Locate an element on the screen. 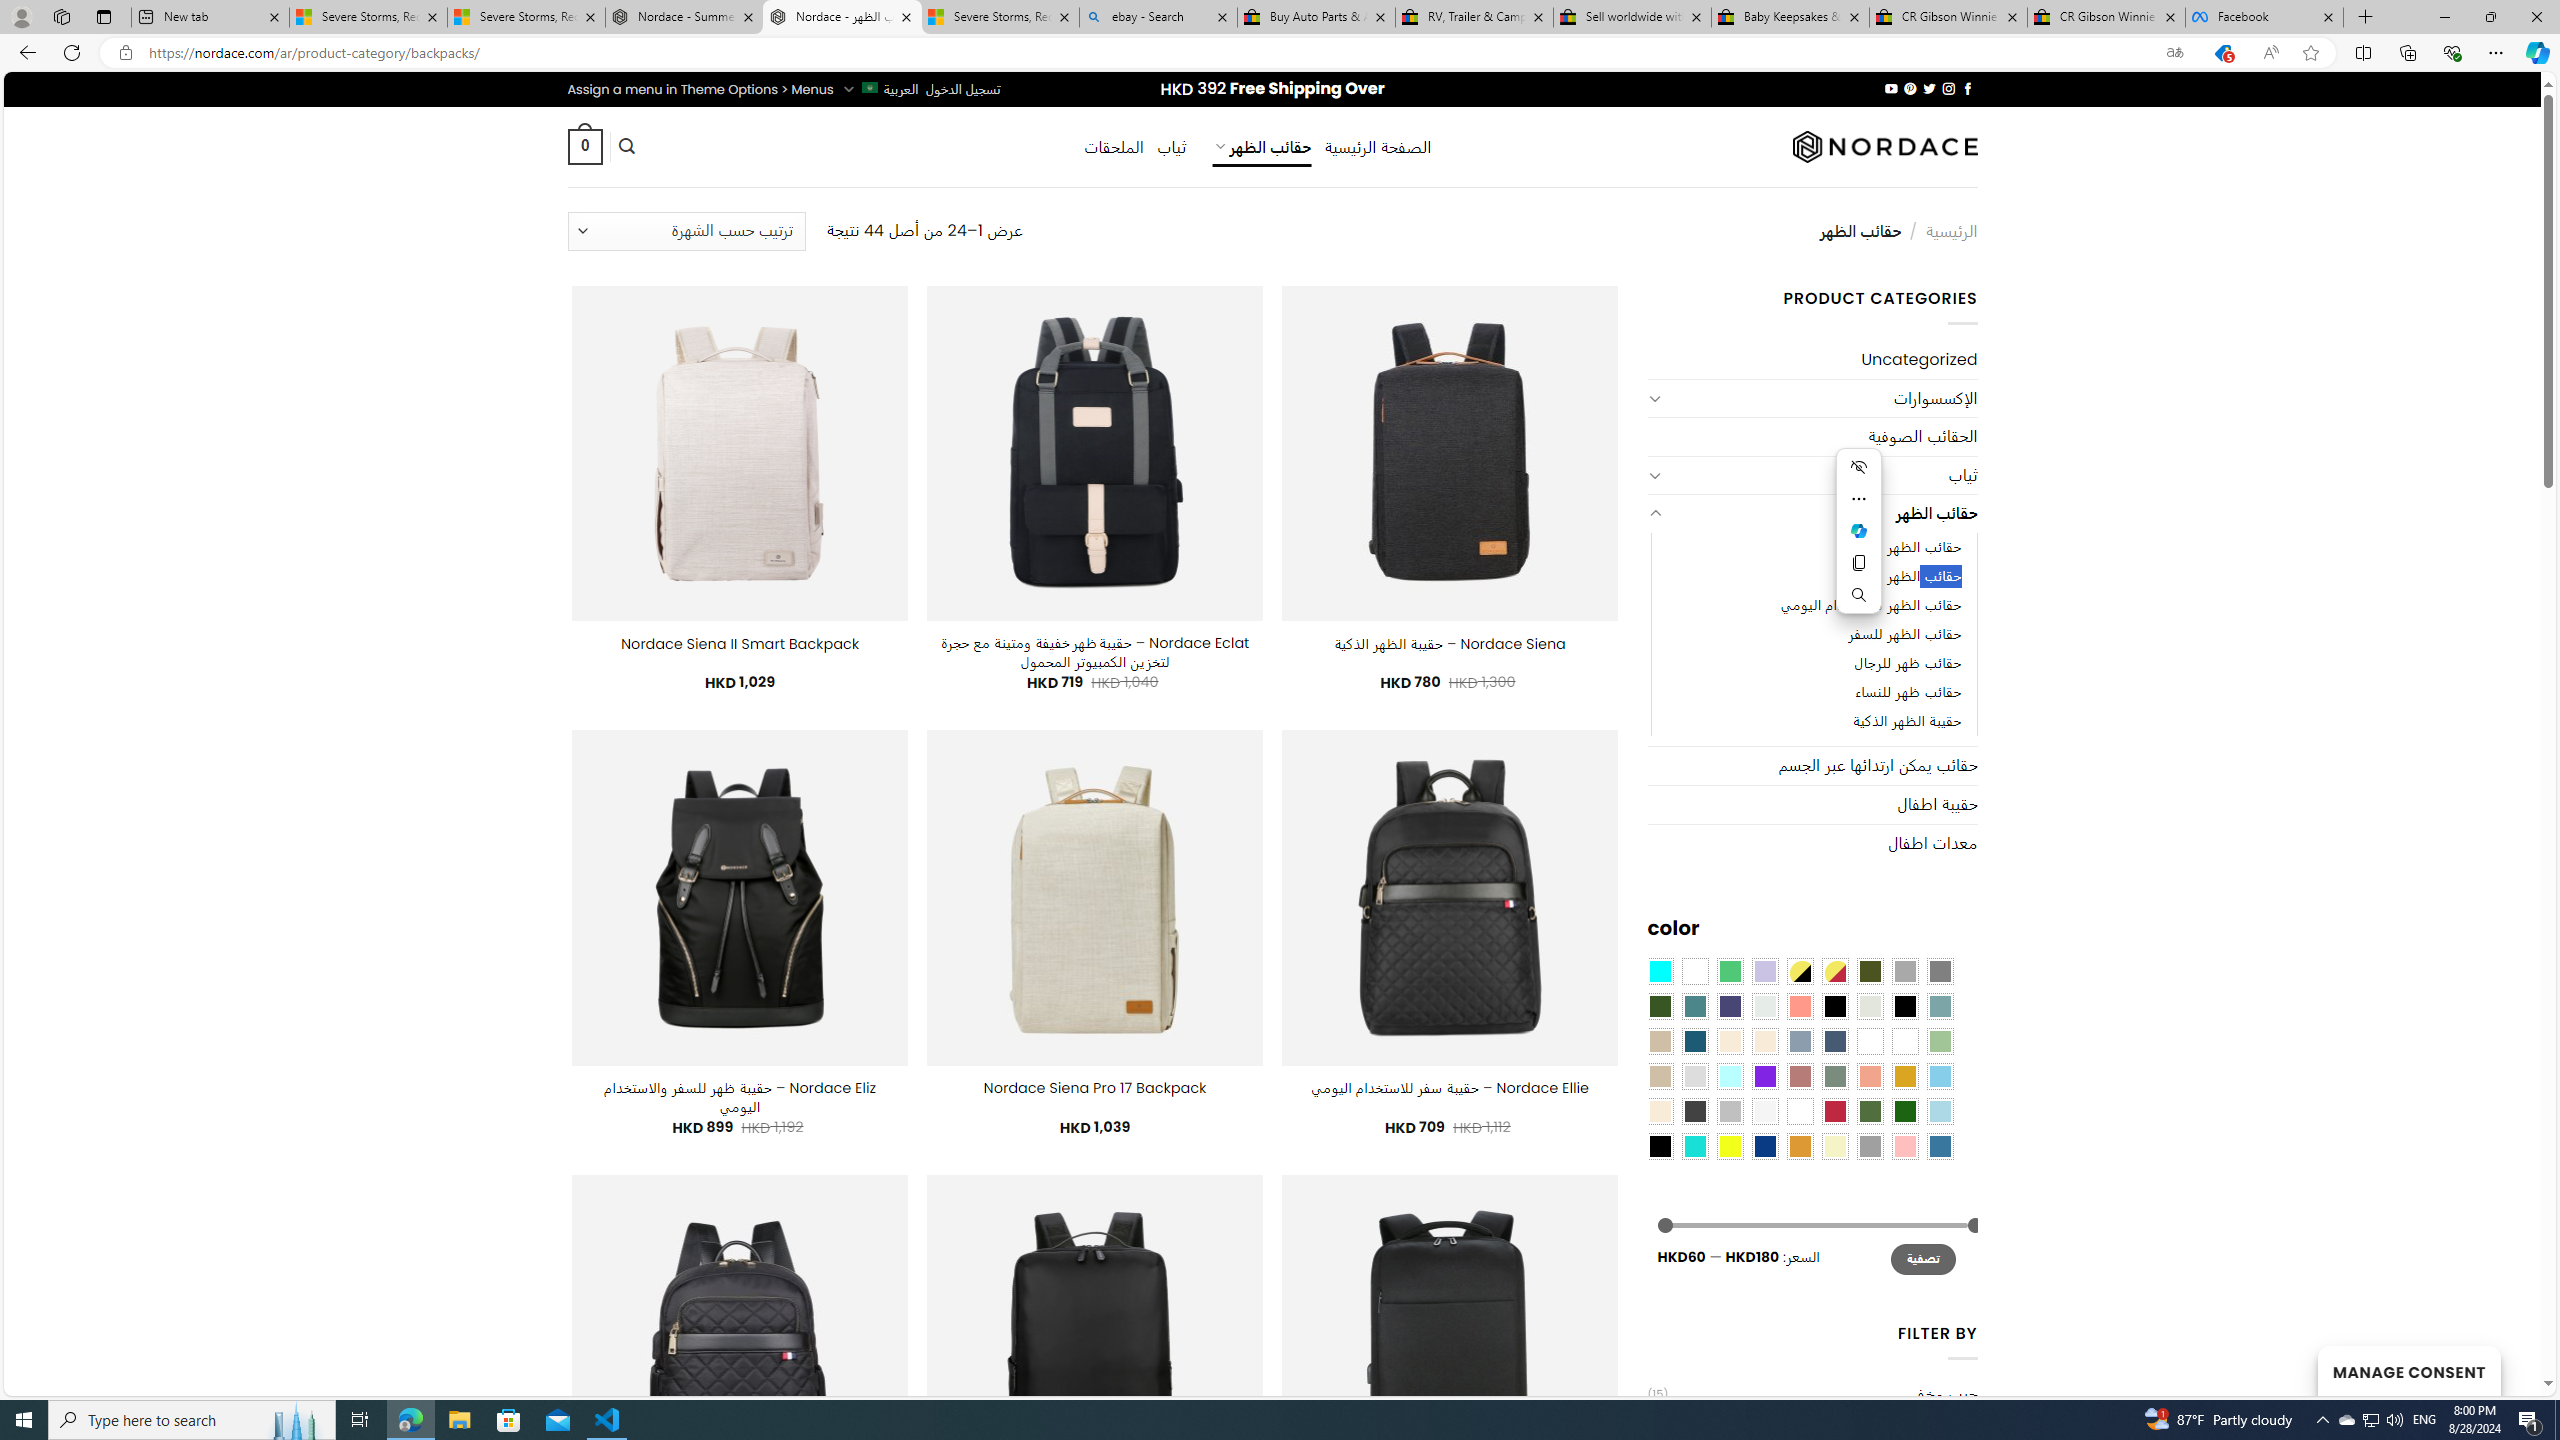 This screenshot has width=2560, height=1440. 'Light Purple' is located at coordinates (1765, 969).